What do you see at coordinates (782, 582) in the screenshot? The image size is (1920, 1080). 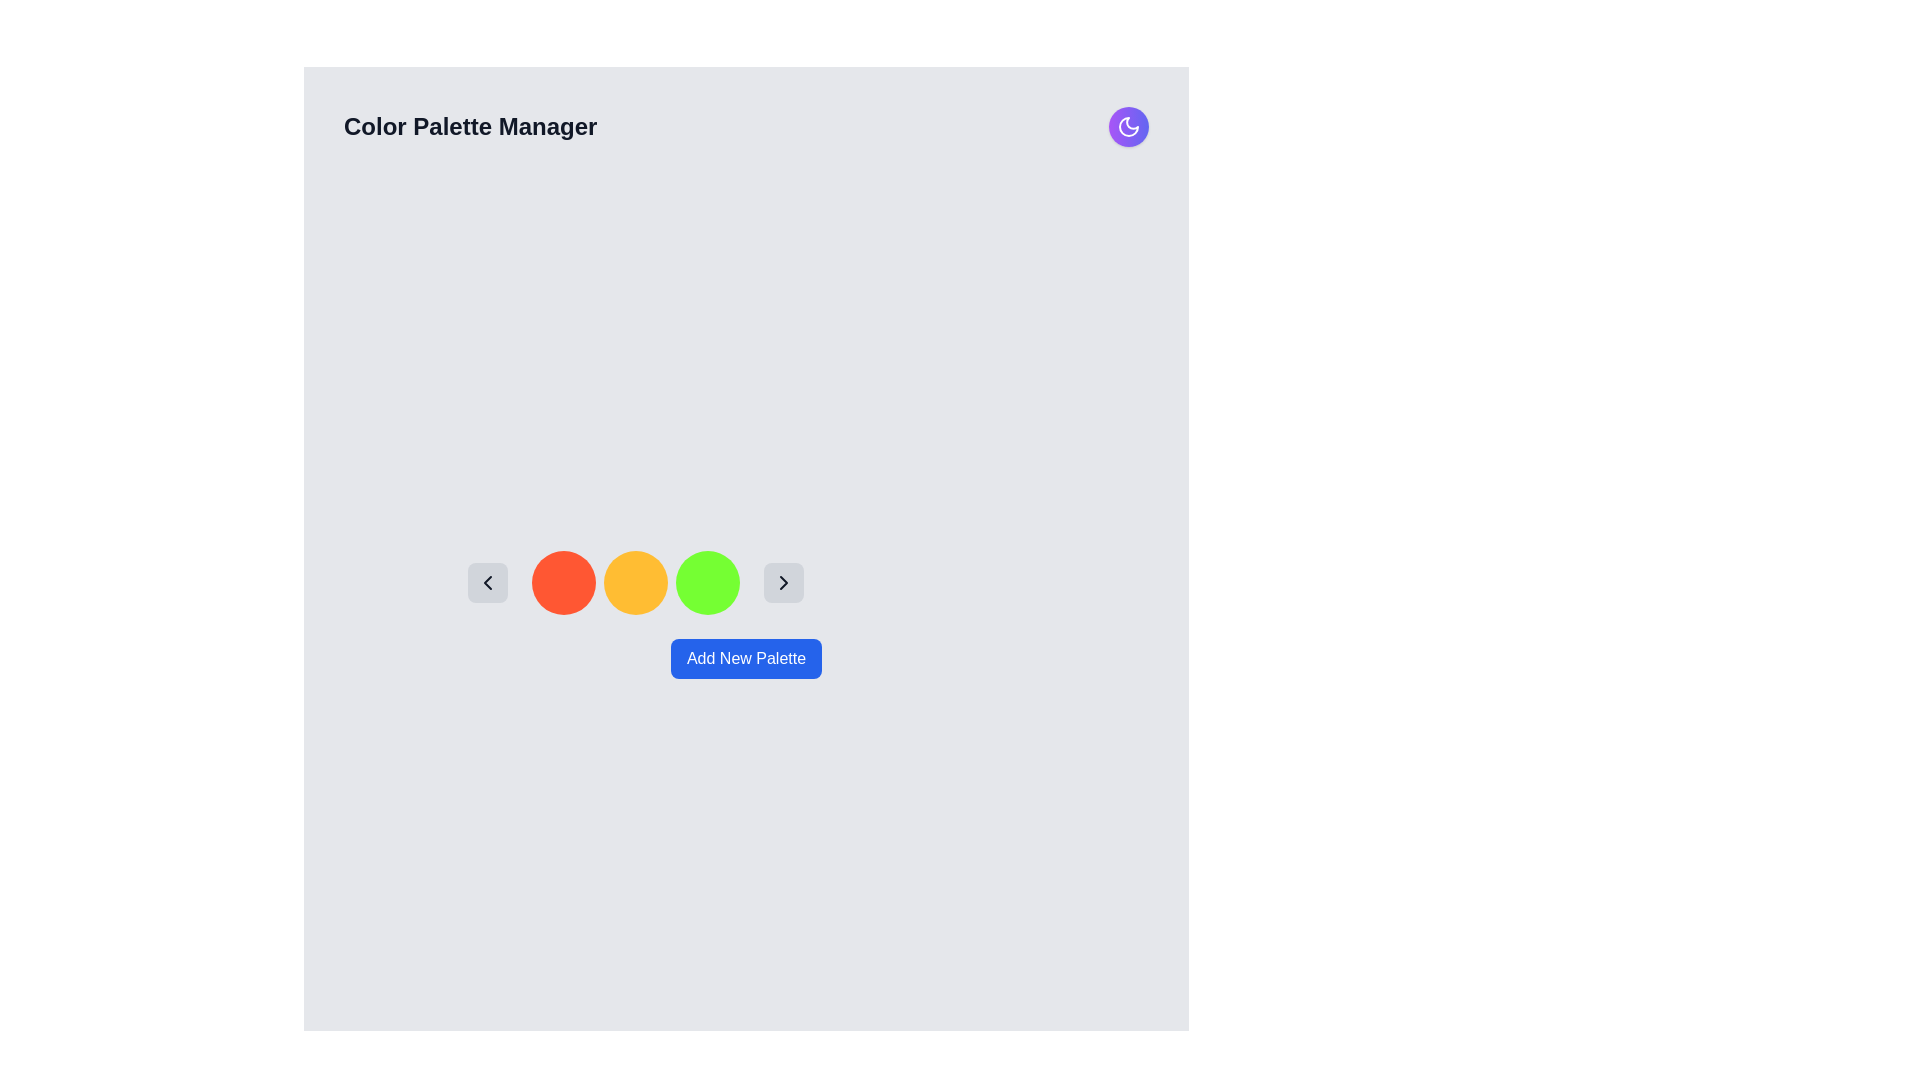 I see `the icon button located at the rightmost position of the navigation control` at bounding box center [782, 582].